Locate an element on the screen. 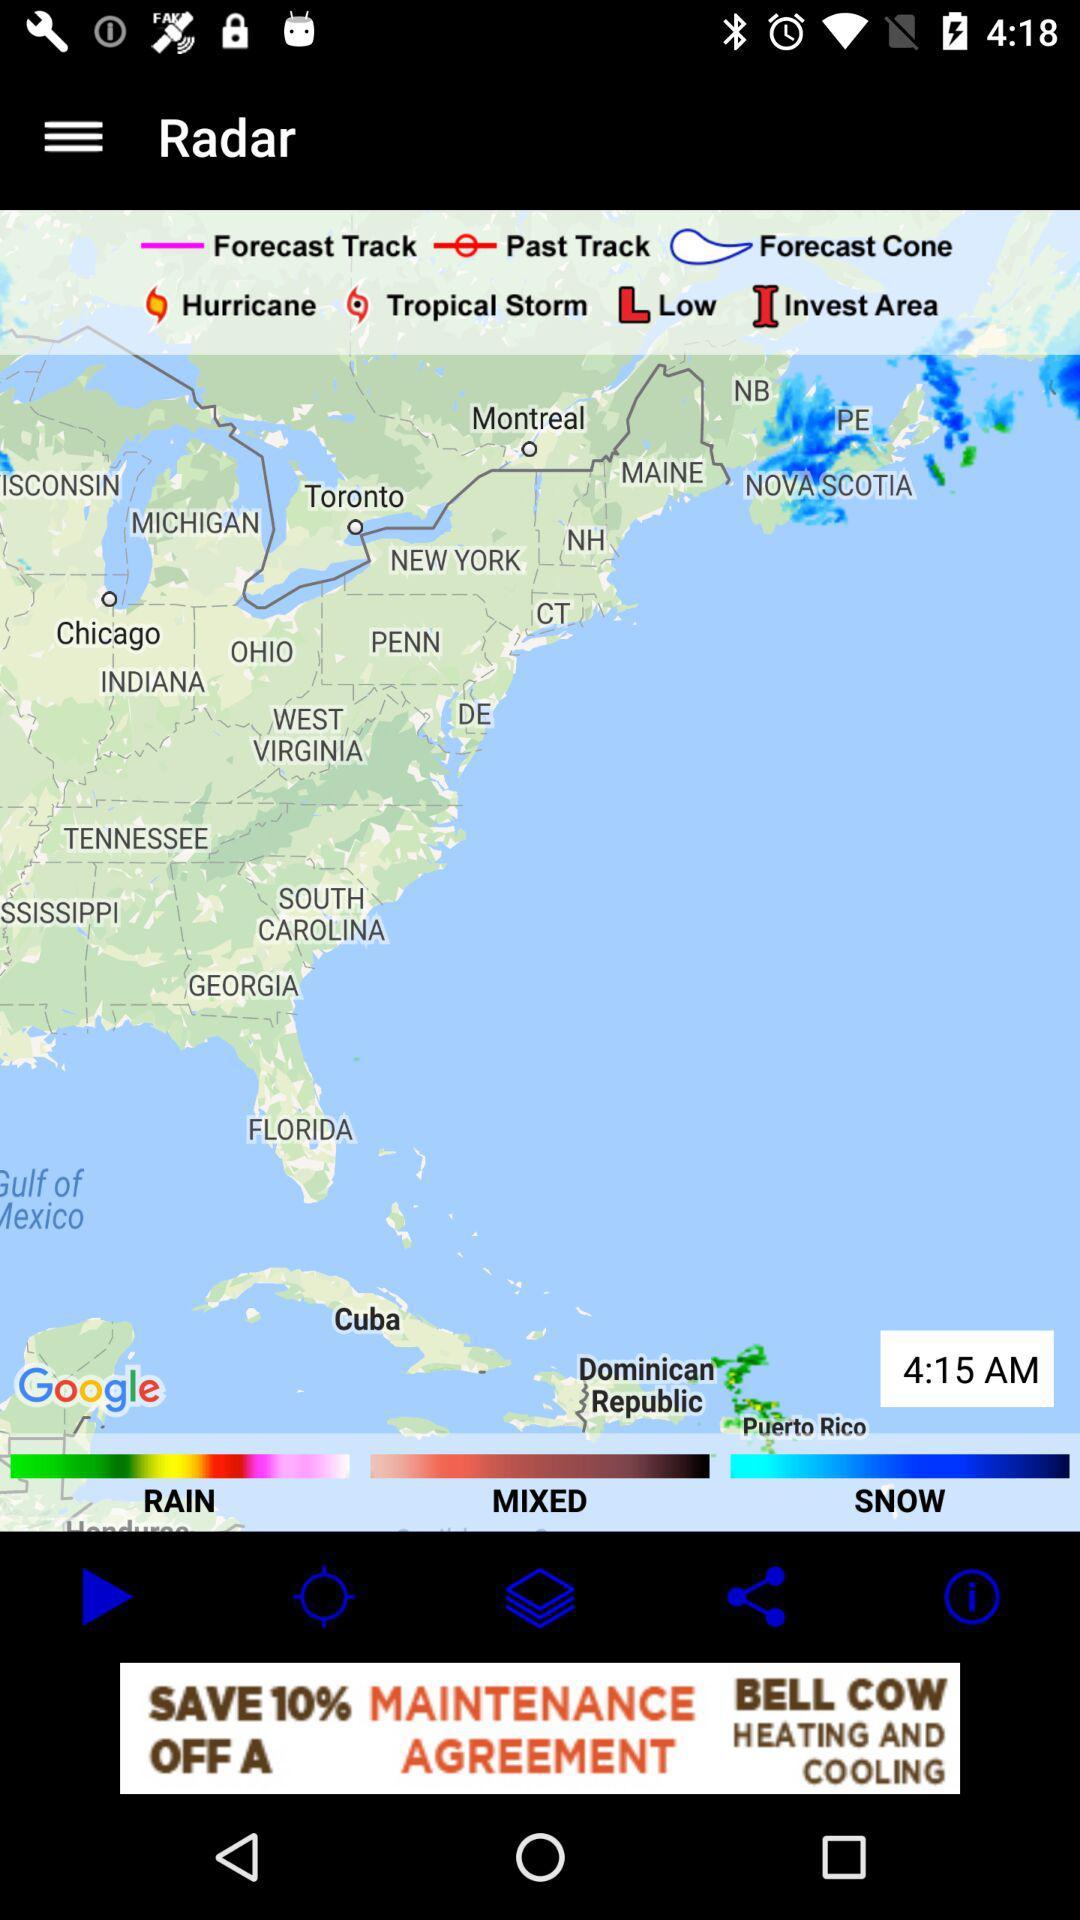  the menu icon is located at coordinates (72, 135).